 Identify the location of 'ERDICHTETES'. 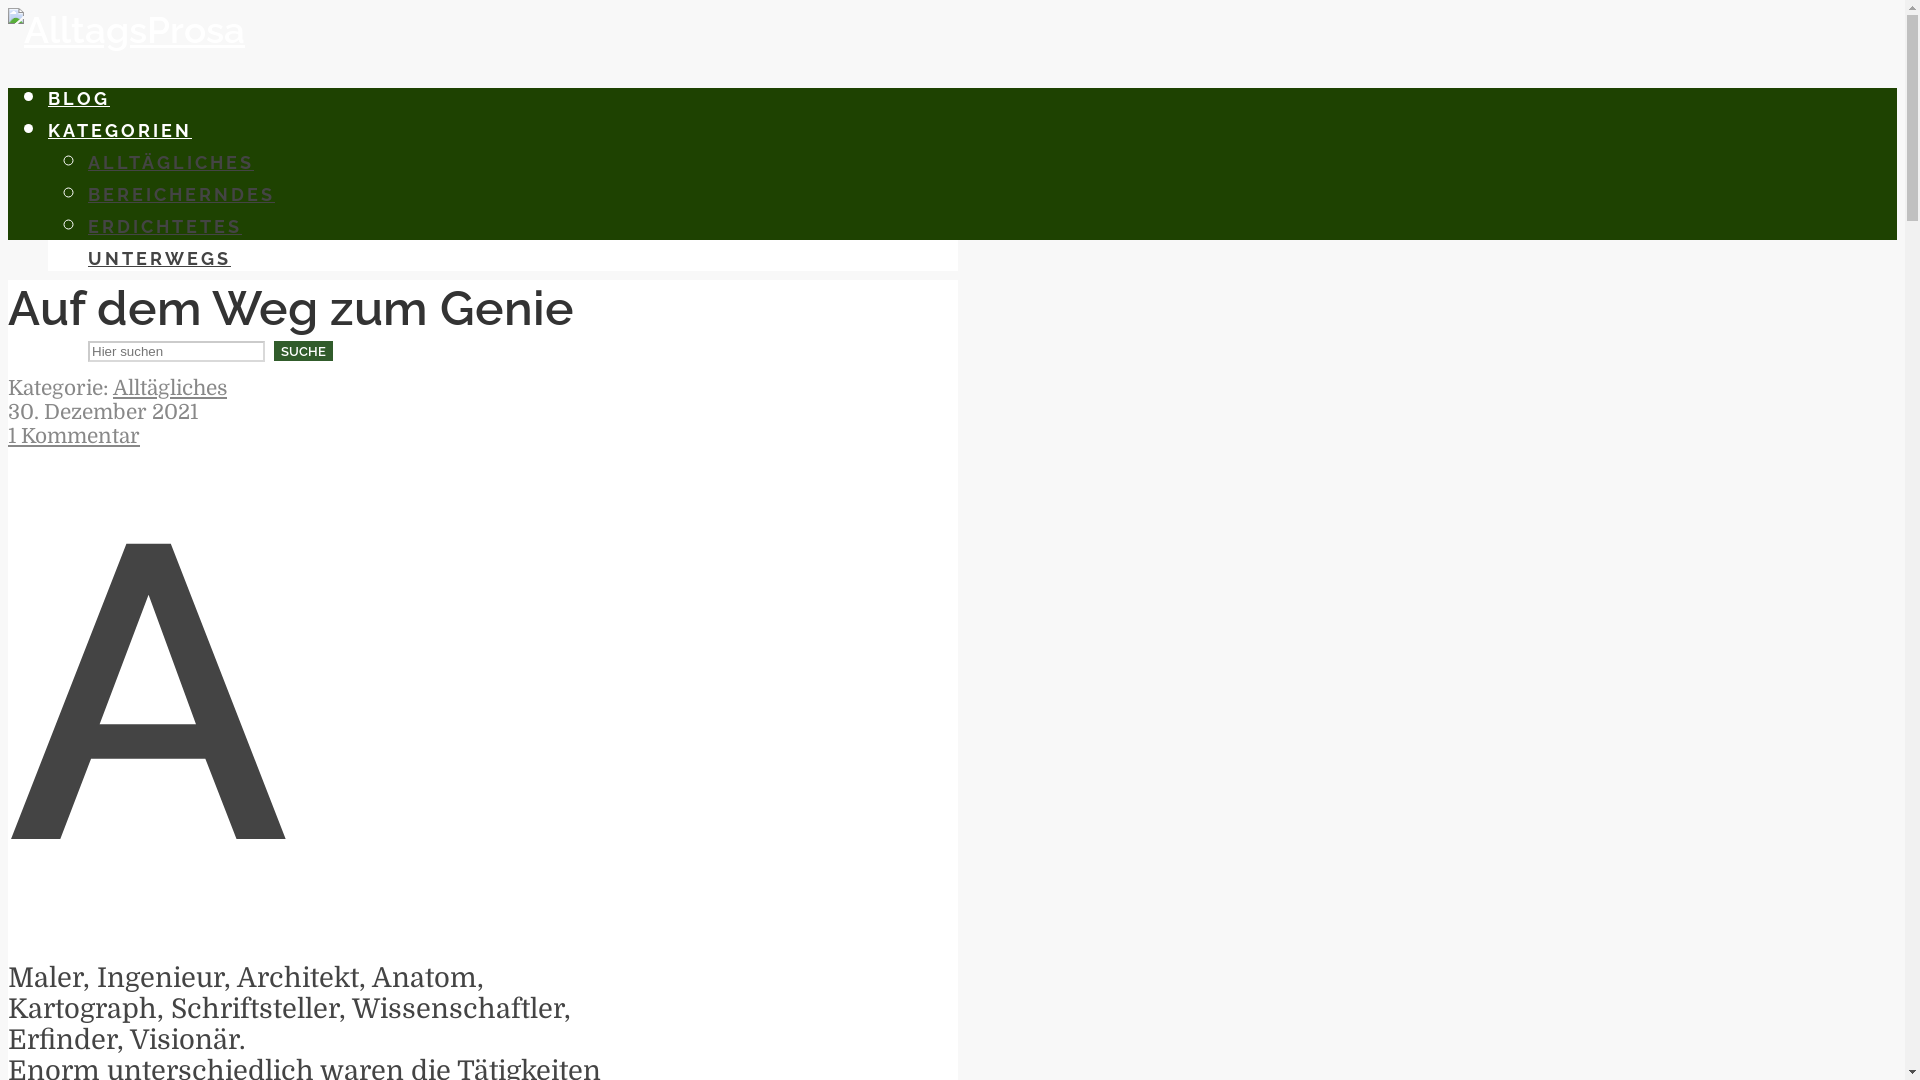
(86, 225).